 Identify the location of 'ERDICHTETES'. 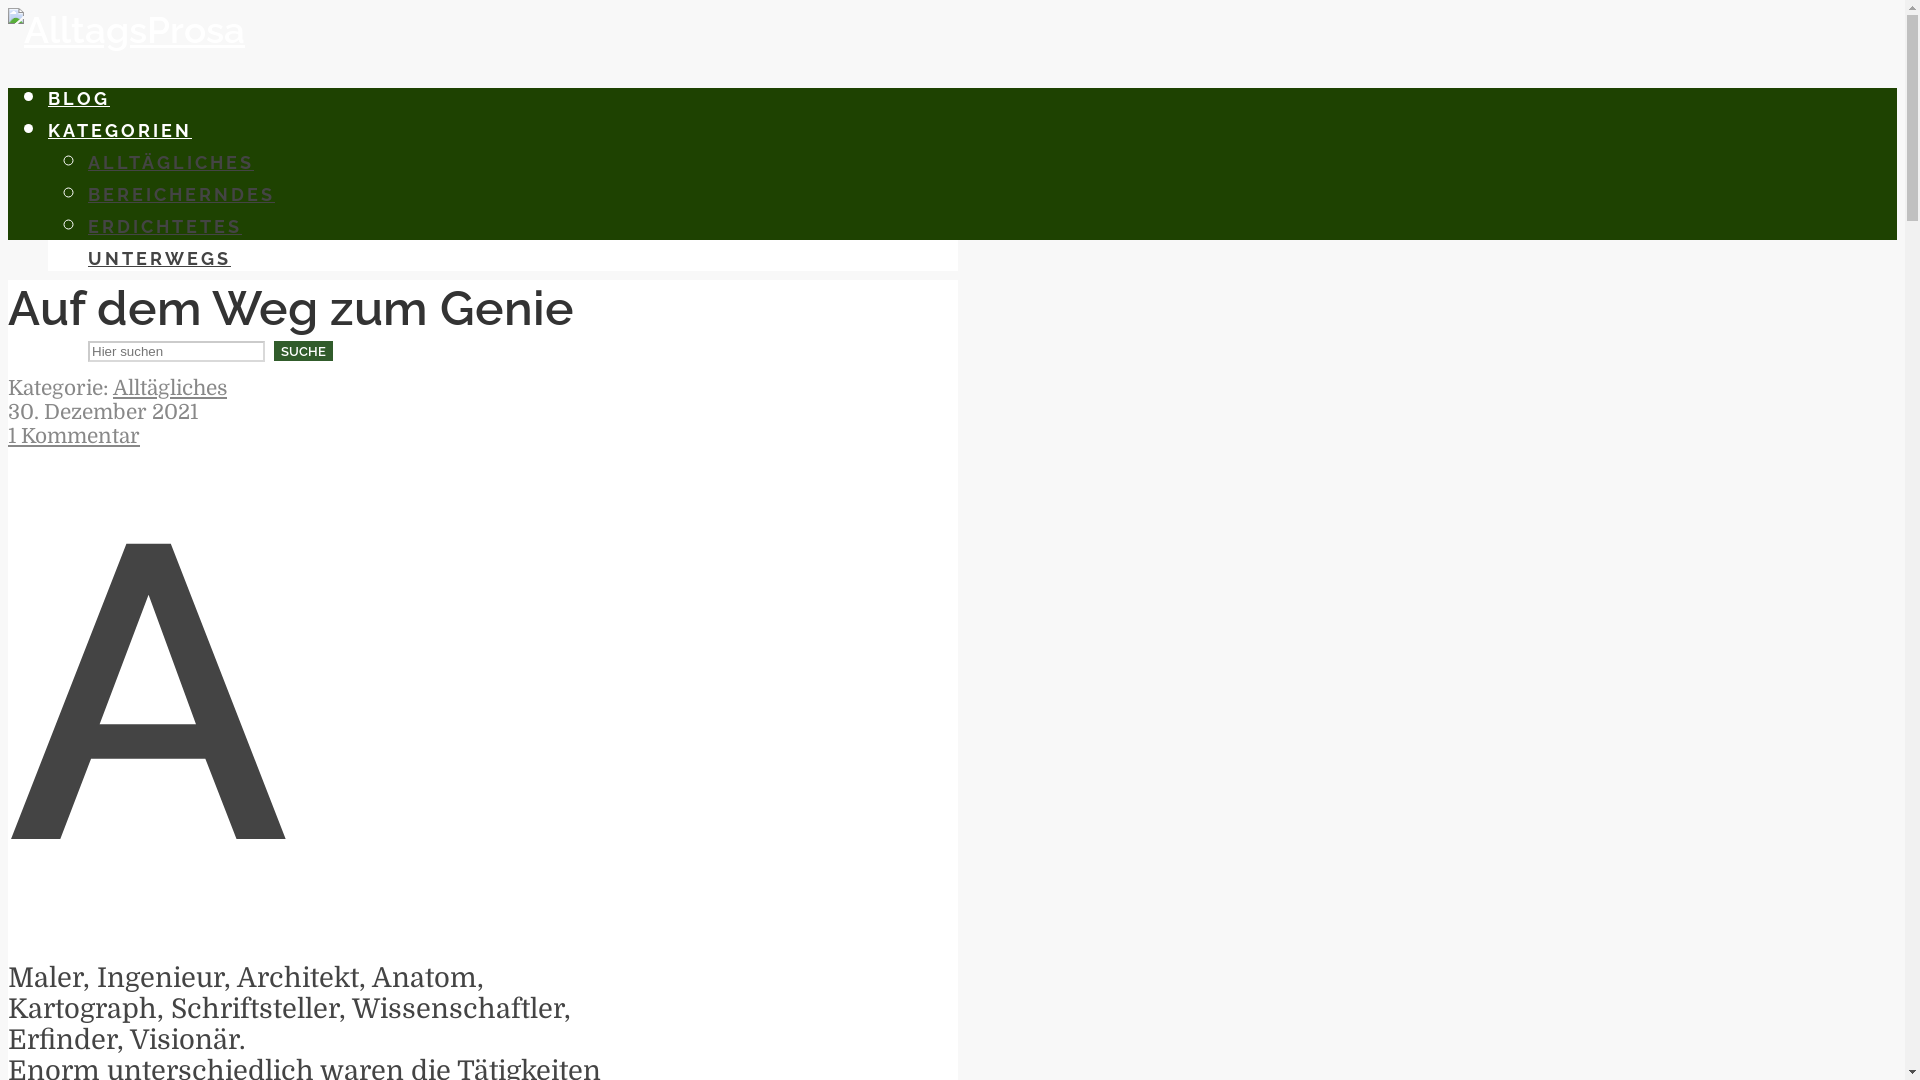
(86, 225).